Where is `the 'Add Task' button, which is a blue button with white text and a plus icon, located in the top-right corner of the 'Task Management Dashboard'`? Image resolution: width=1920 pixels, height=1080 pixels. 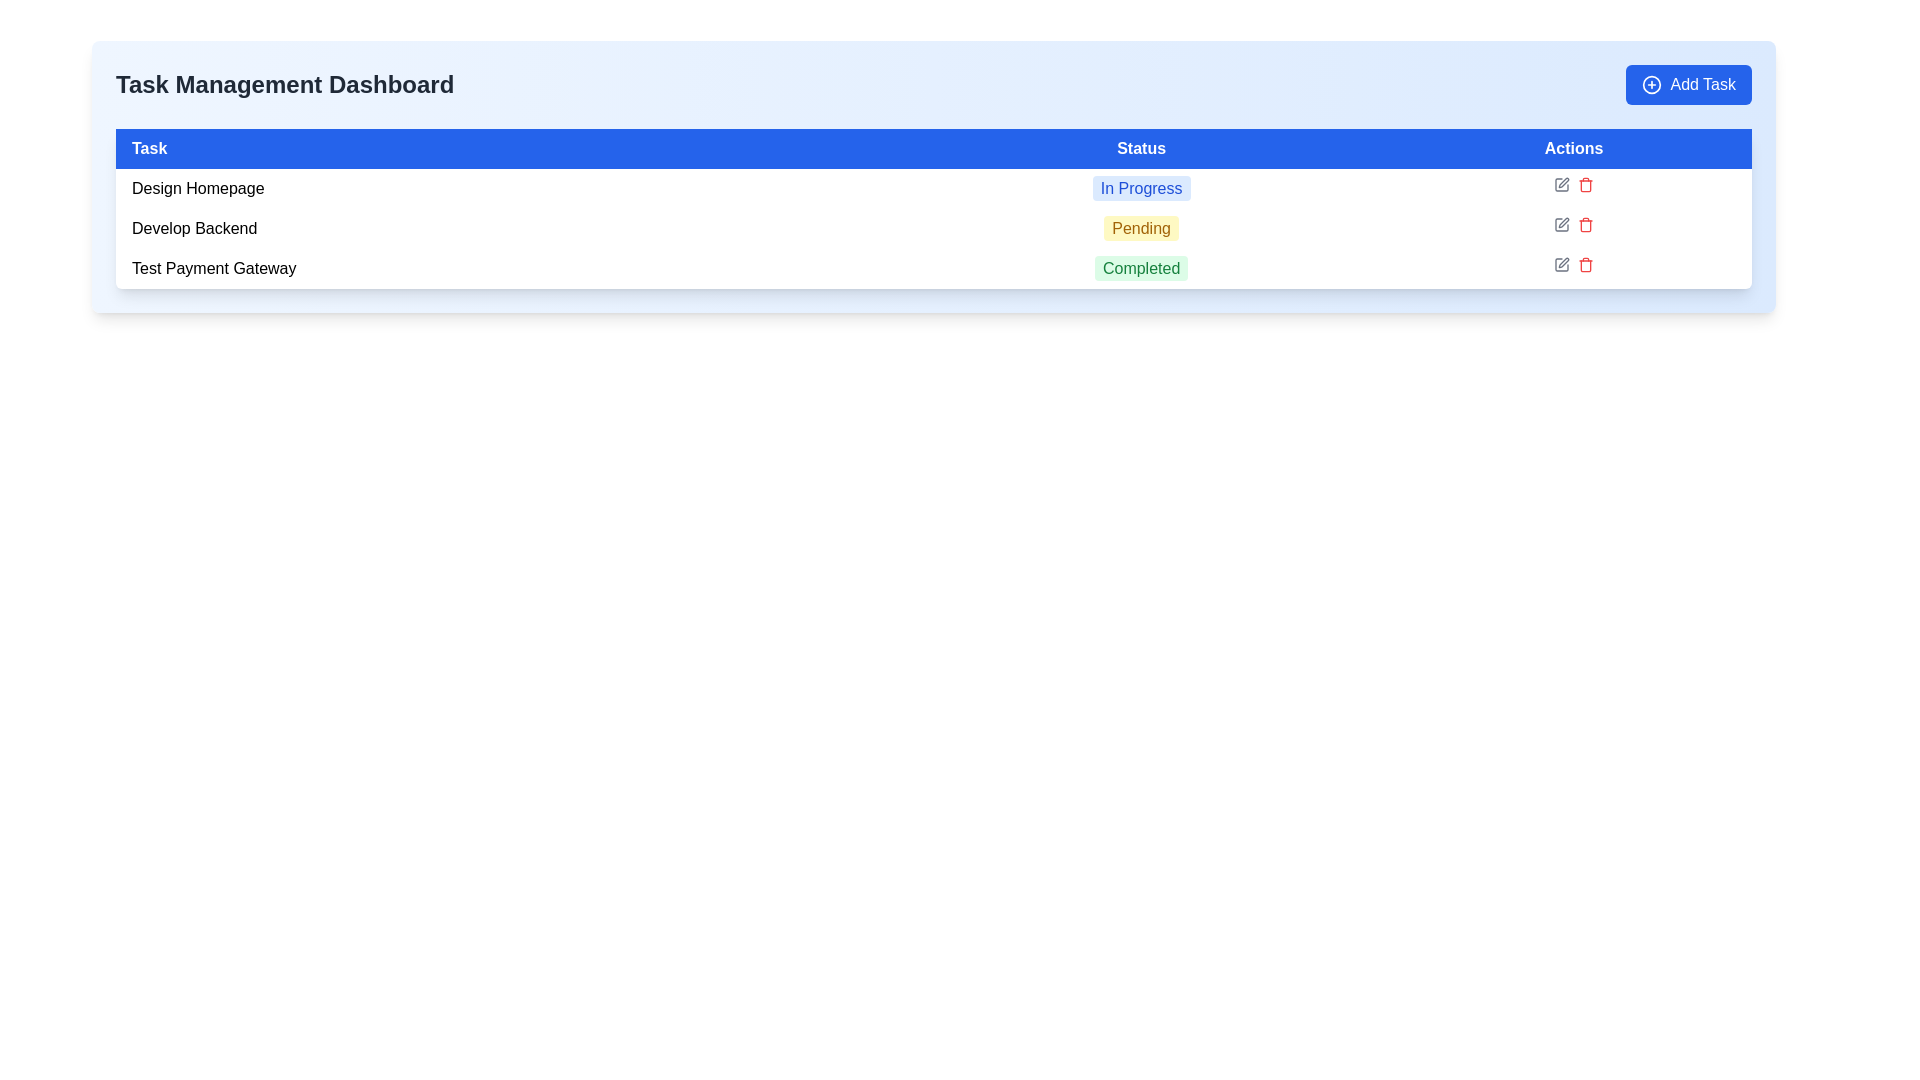
the 'Add Task' button, which is a blue button with white text and a plus icon, located in the top-right corner of the 'Task Management Dashboard' is located at coordinates (1688, 83).